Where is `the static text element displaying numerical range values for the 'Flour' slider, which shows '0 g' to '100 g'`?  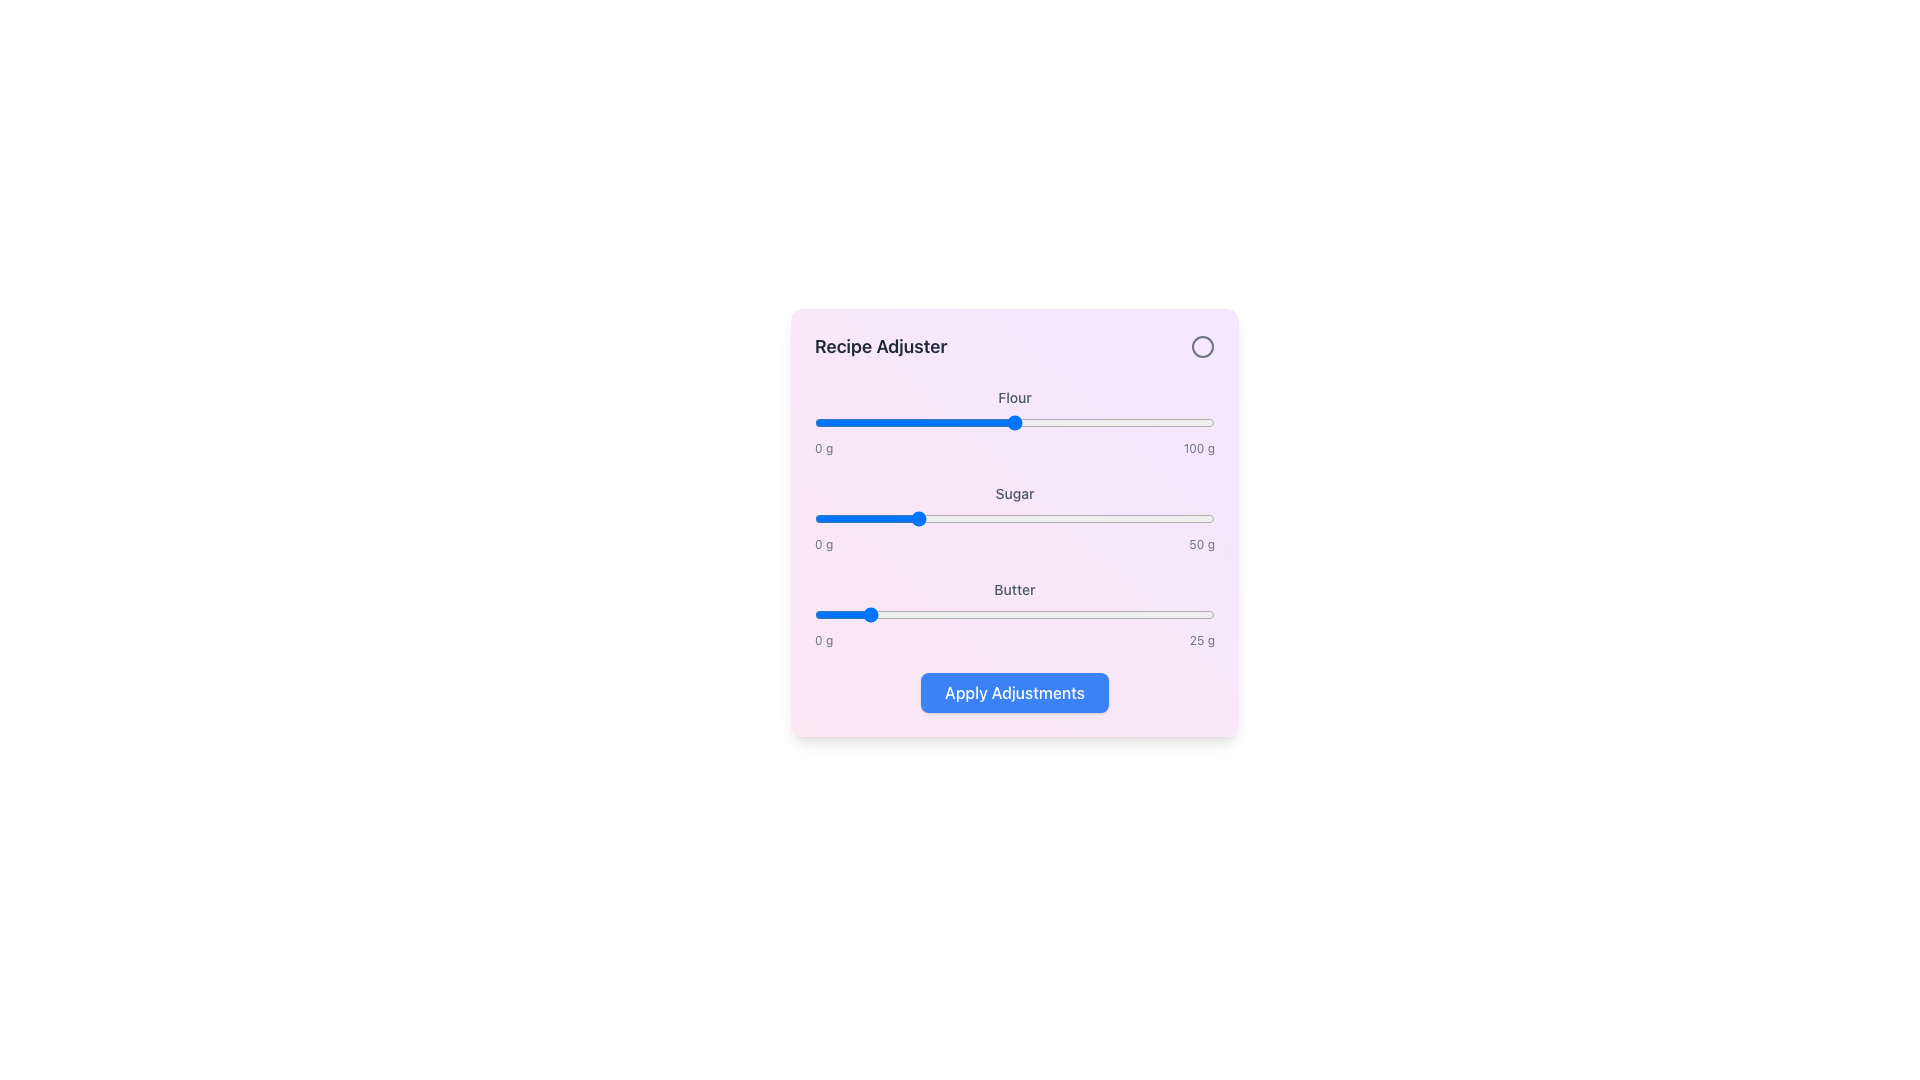 the static text element displaying numerical range values for the 'Flour' slider, which shows '0 g' to '100 g' is located at coordinates (1014, 447).